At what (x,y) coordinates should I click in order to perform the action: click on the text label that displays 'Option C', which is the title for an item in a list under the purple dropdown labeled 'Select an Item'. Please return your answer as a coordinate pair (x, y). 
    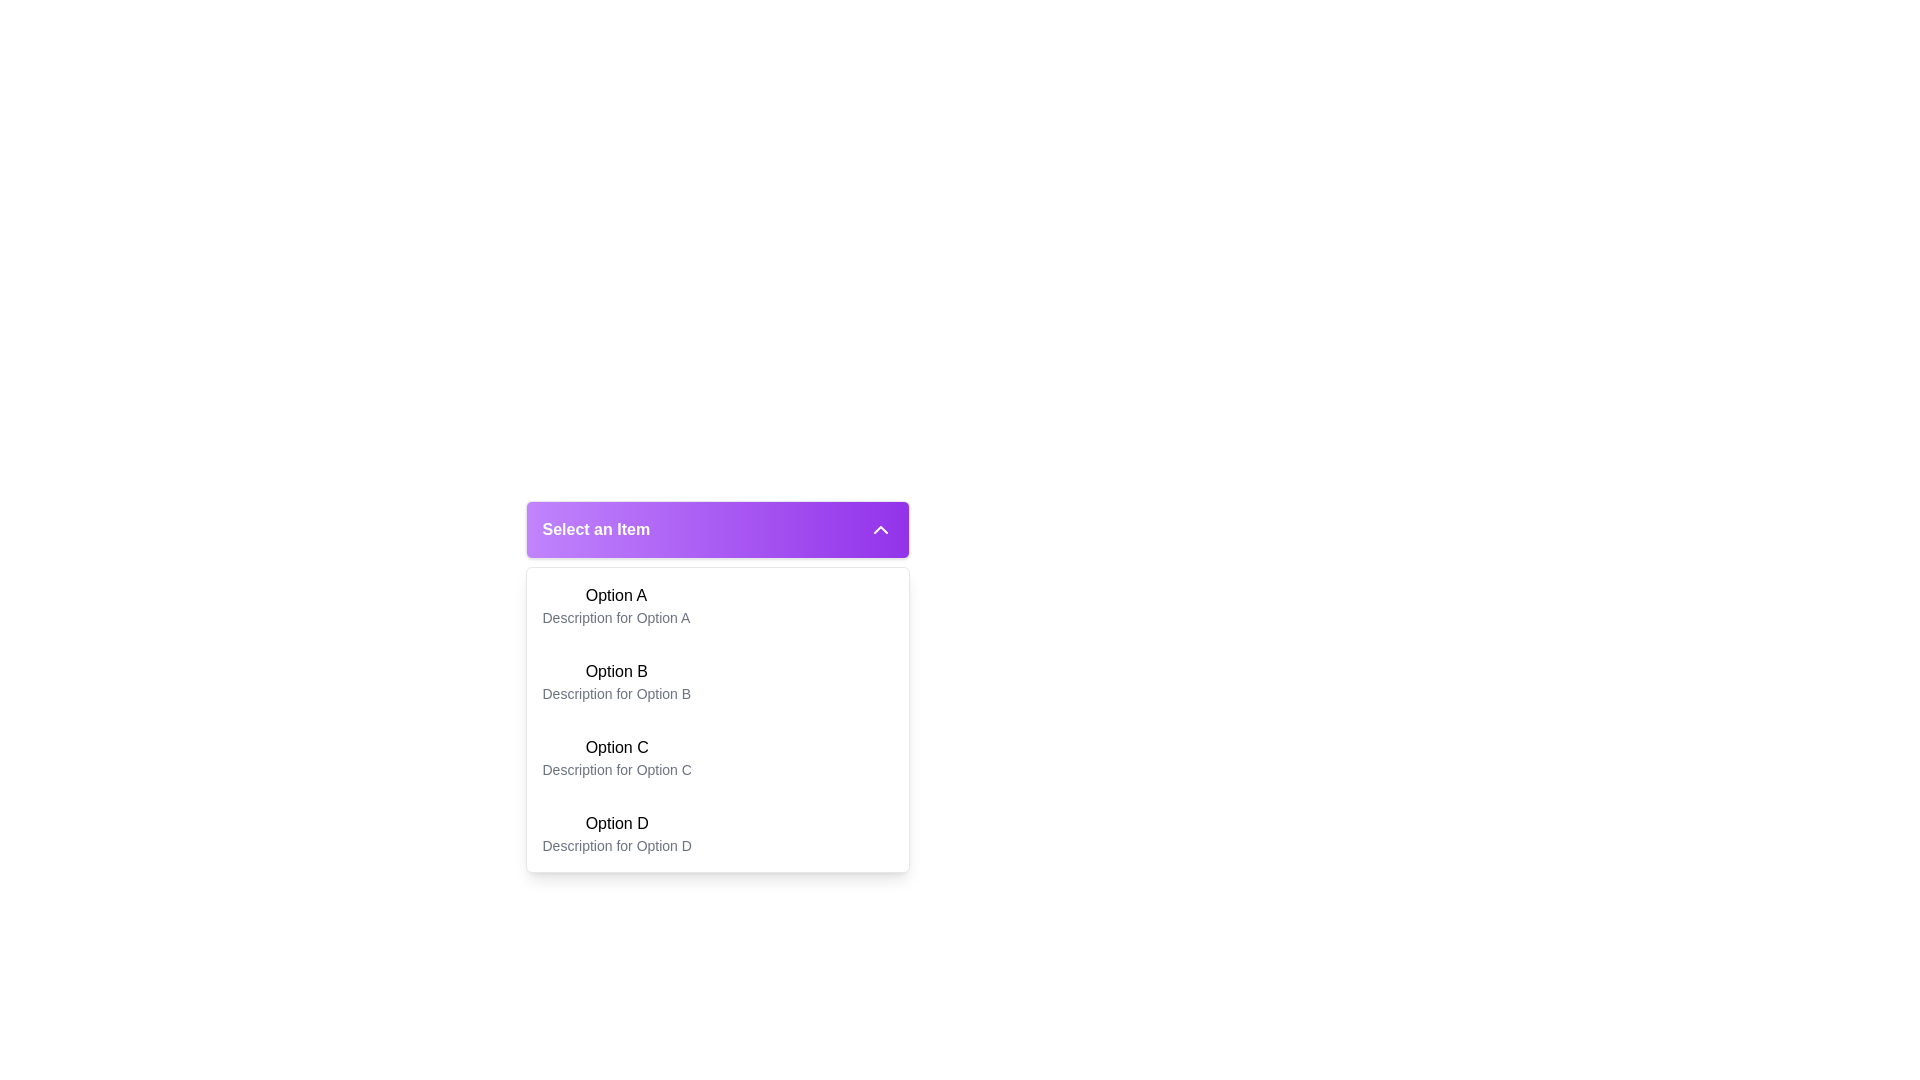
    Looking at the image, I should click on (616, 748).